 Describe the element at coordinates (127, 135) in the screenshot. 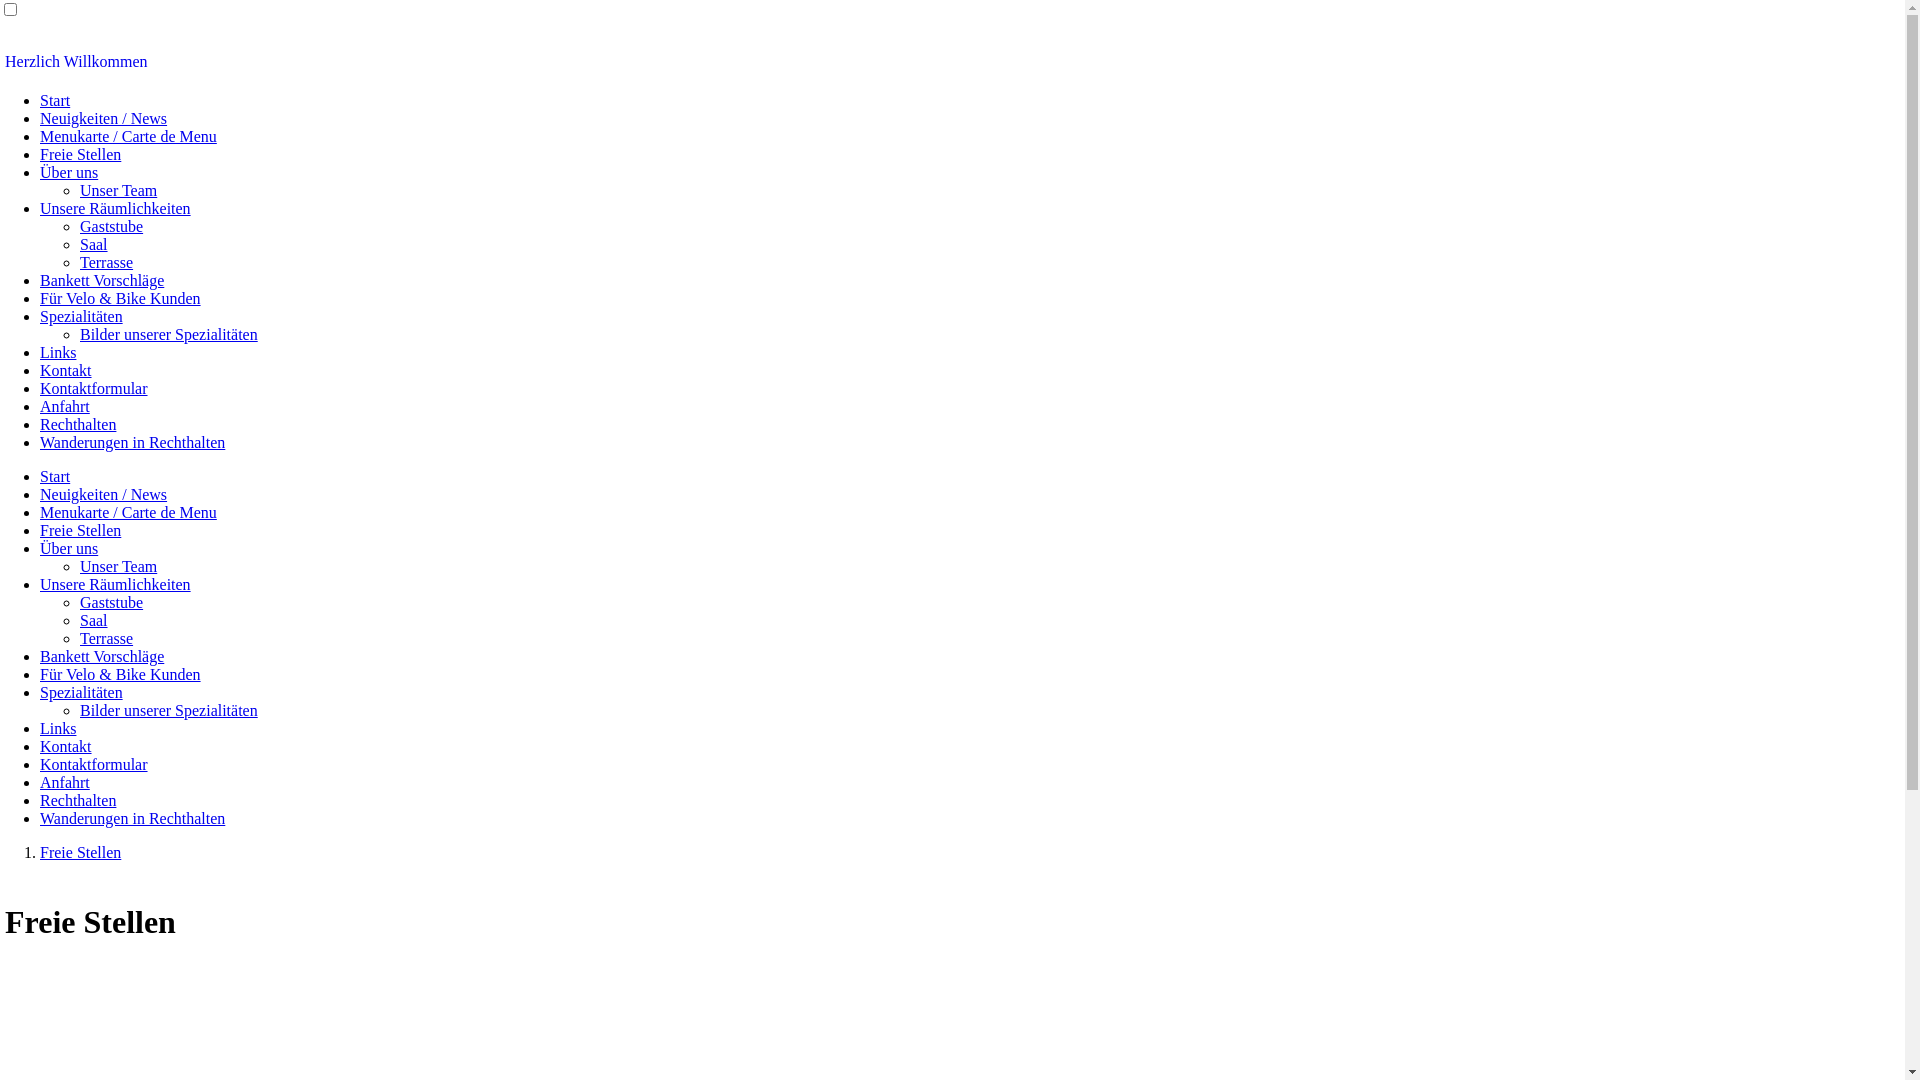

I see `'Menukarte / Carte de Menu'` at that location.